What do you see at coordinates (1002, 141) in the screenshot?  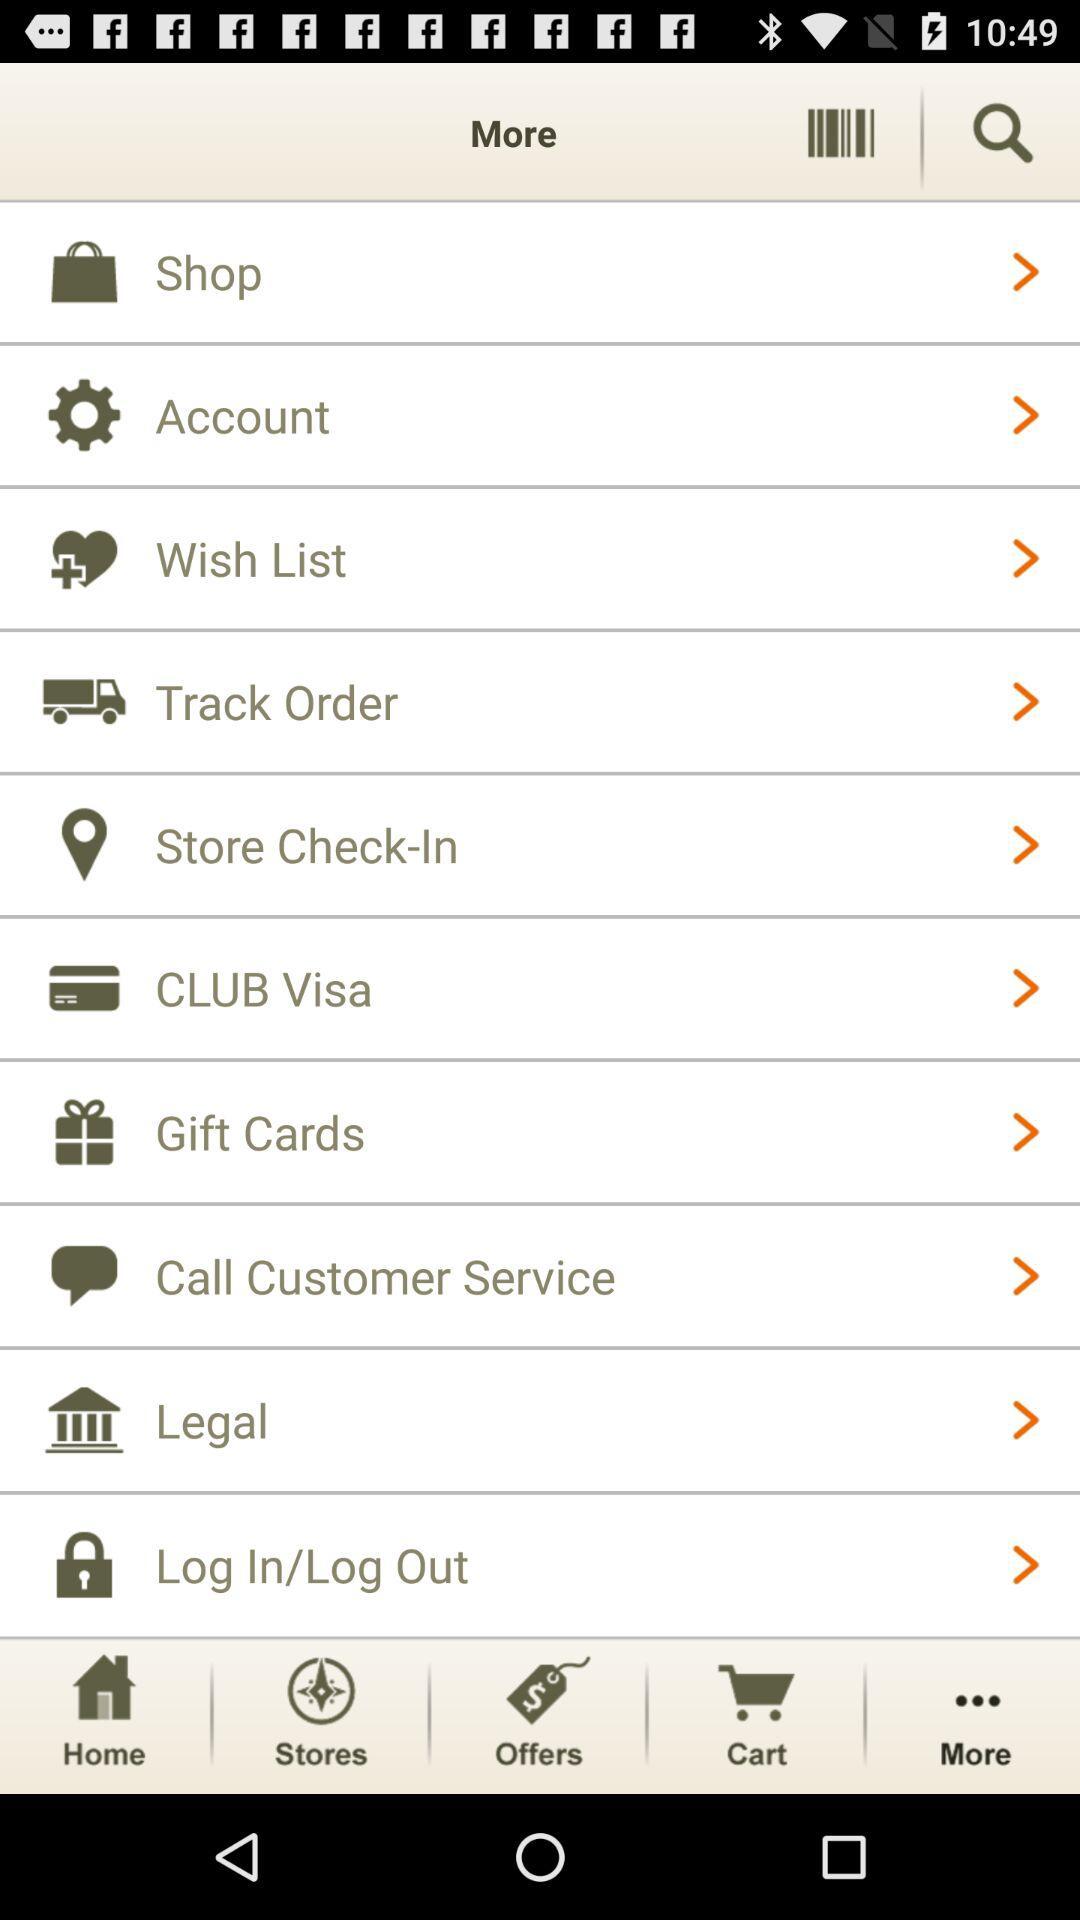 I see `the search icon` at bounding box center [1002, 141].